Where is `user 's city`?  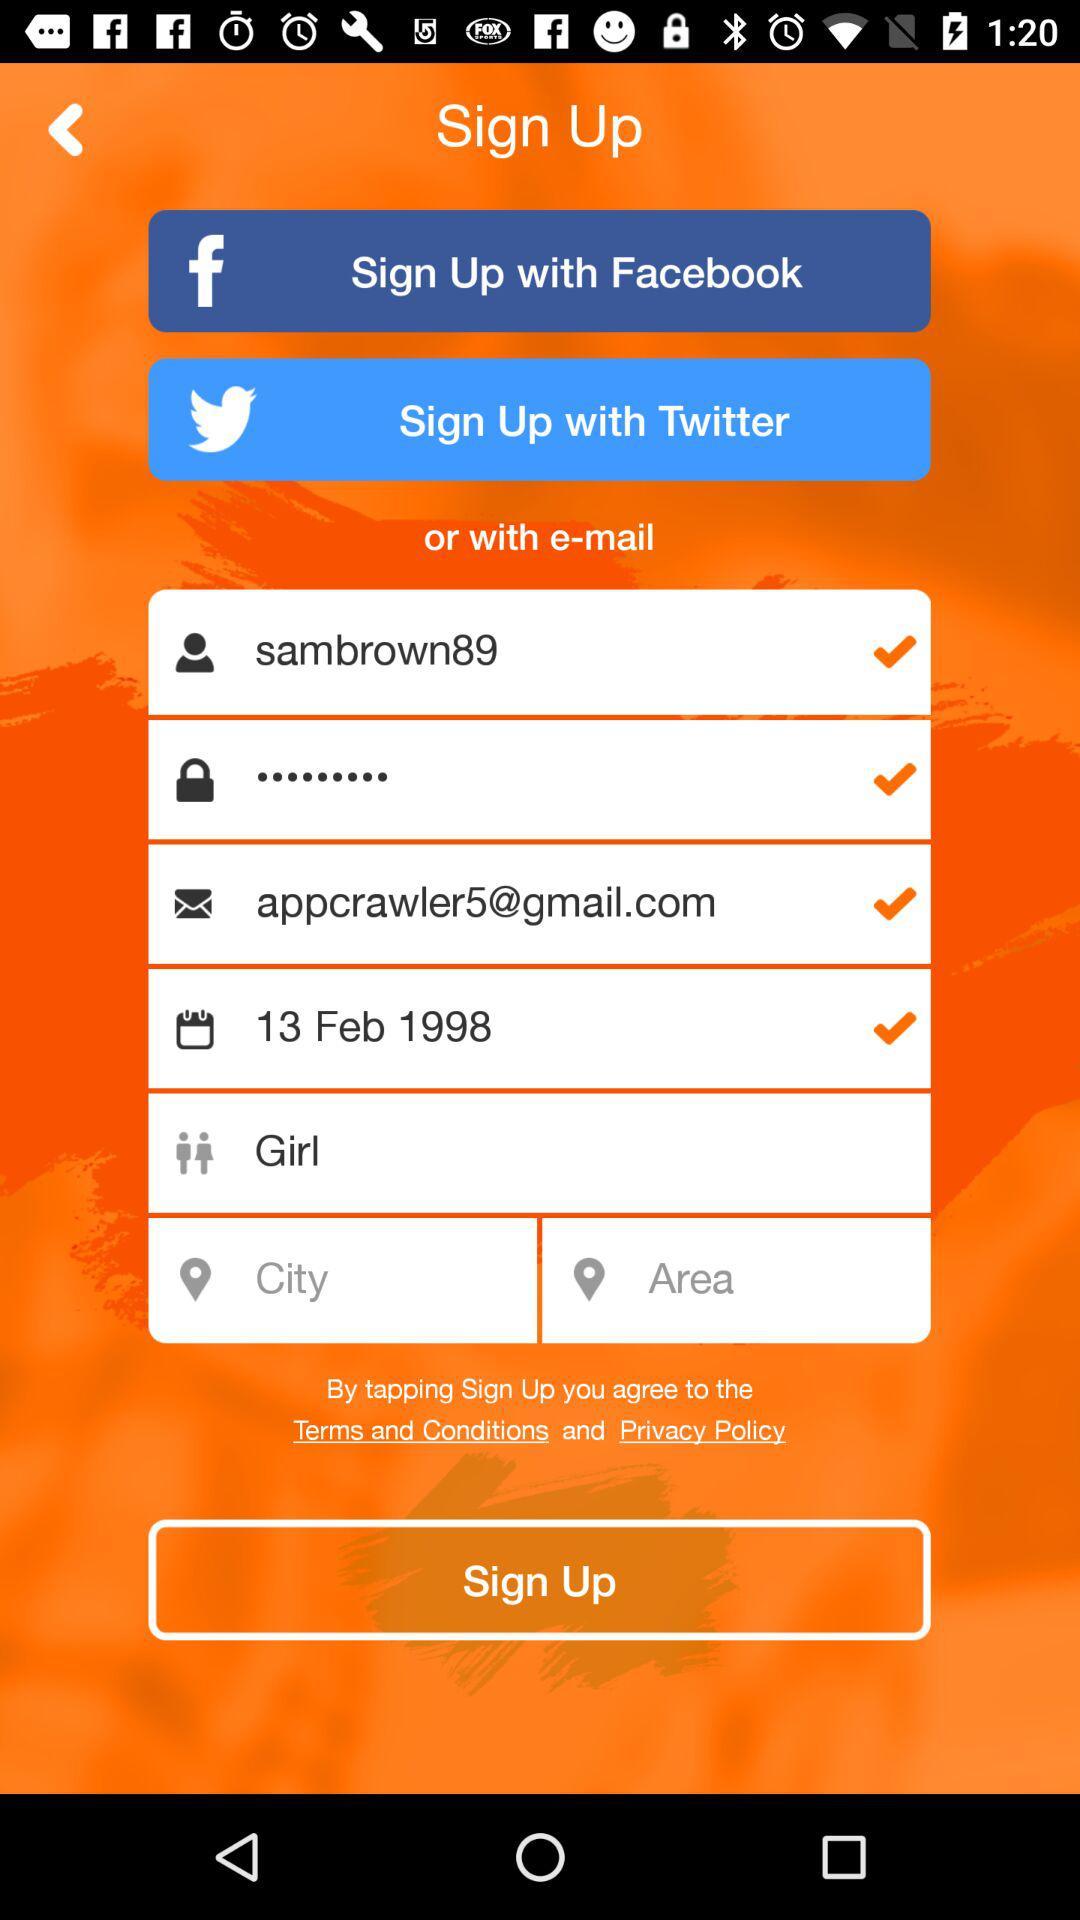
user 's city is located at coordinates (353, 1280).